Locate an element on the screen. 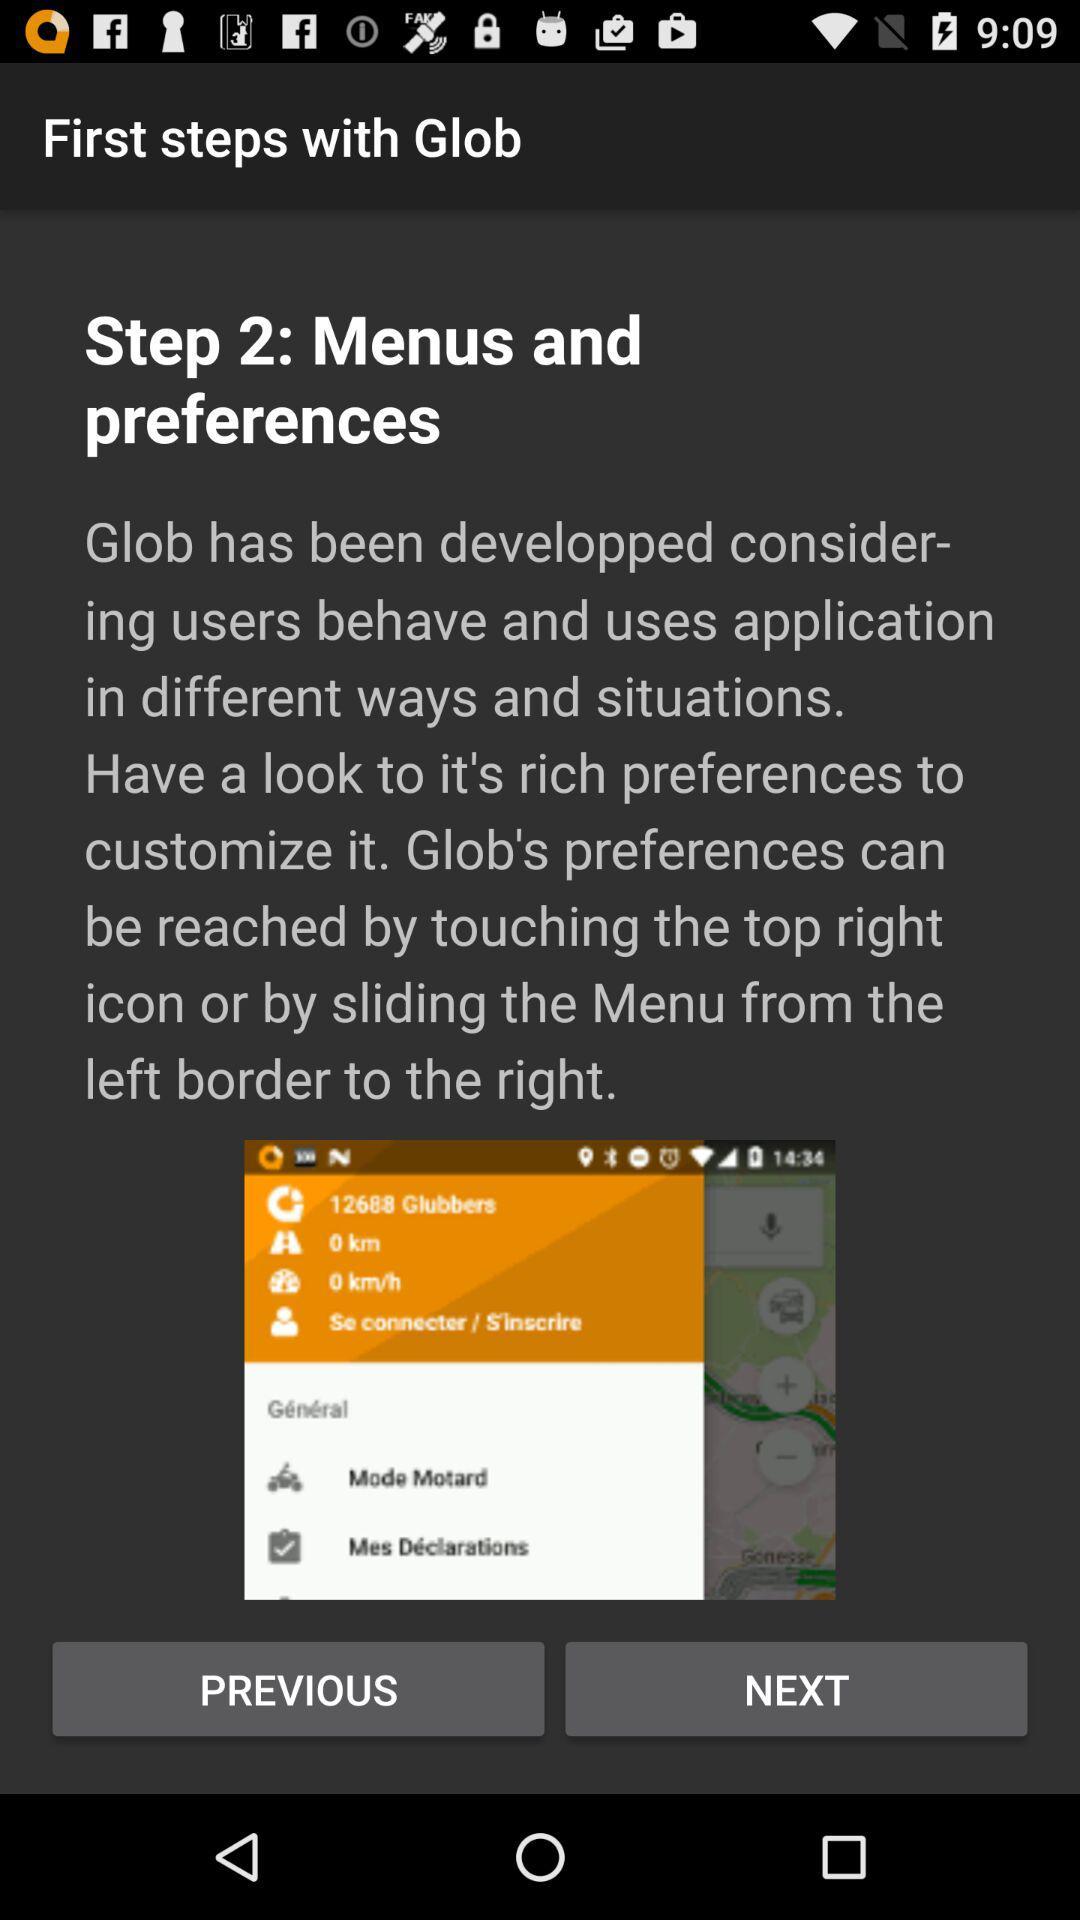 The image size is (1080, 1920). icon to the right of previous is located at coordinates (795, 1688).